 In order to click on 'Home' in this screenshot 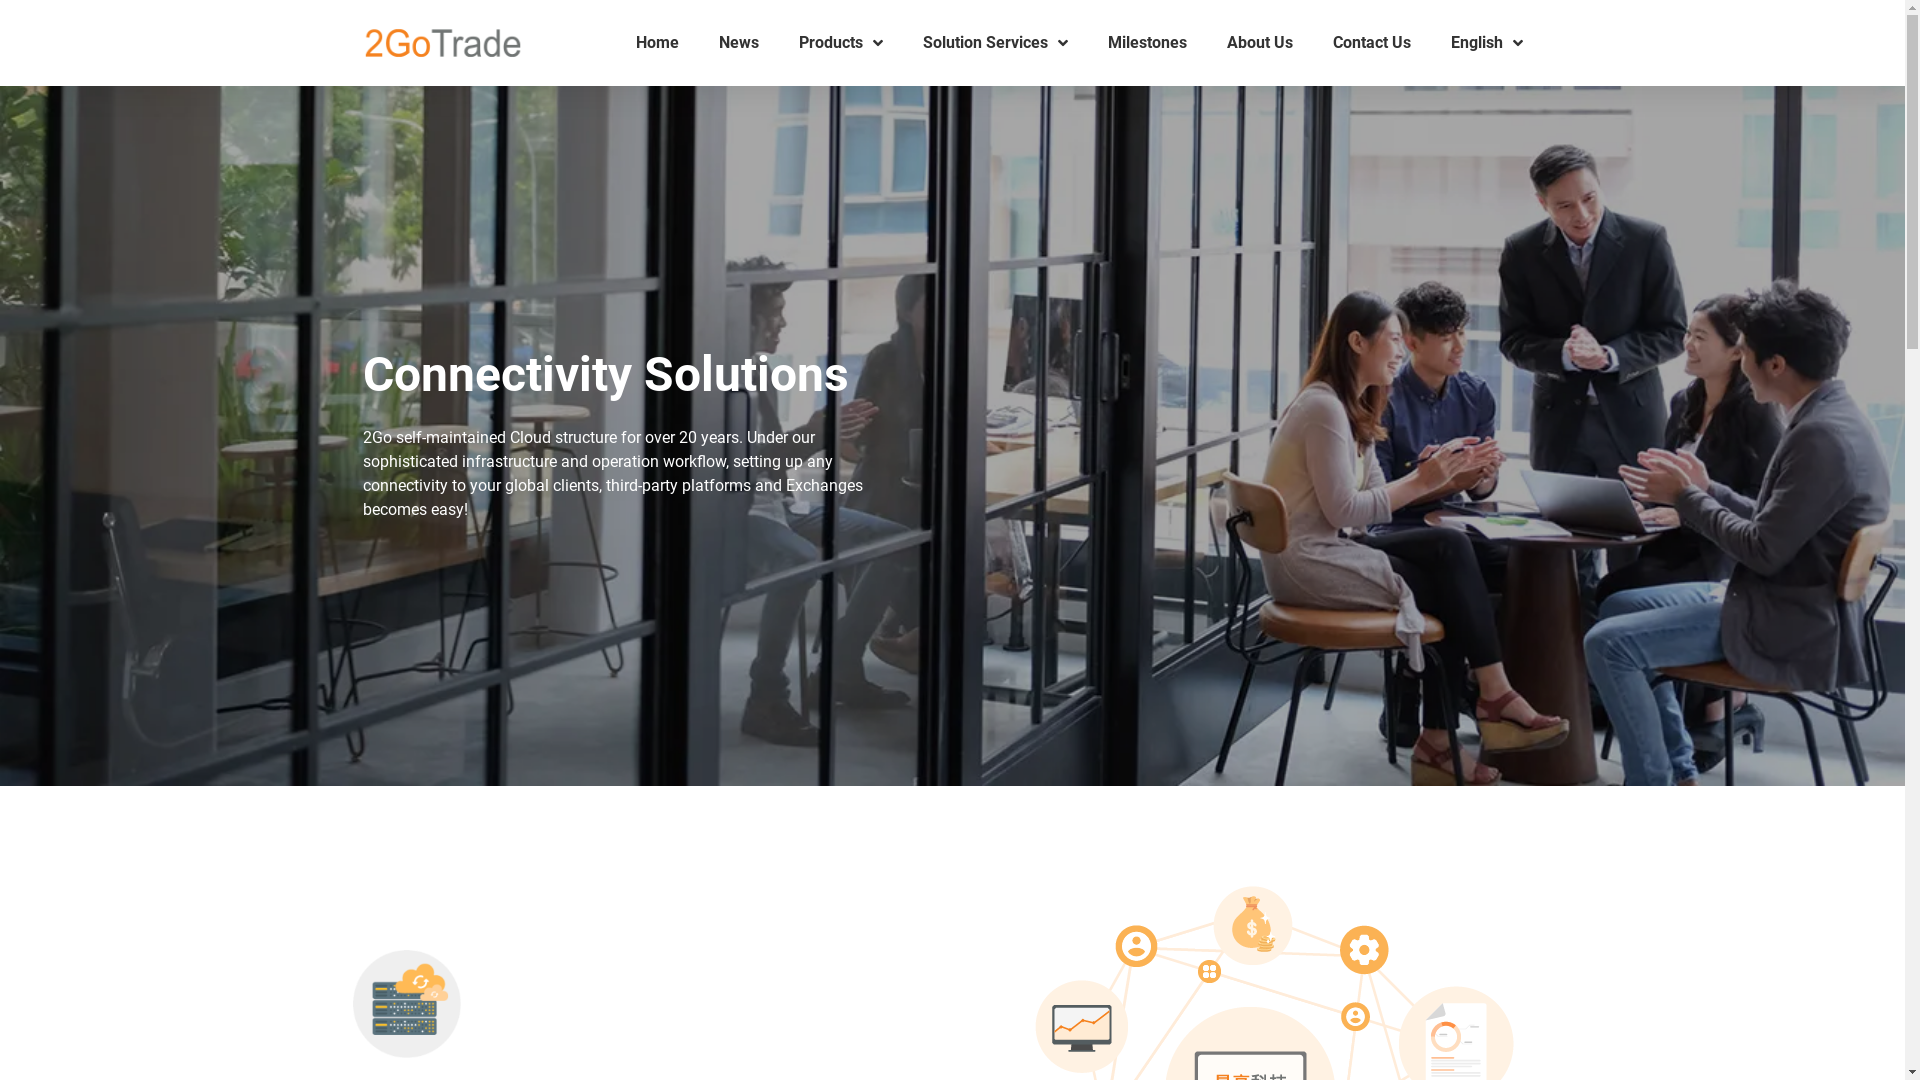, I will do `click(657, 42)`.